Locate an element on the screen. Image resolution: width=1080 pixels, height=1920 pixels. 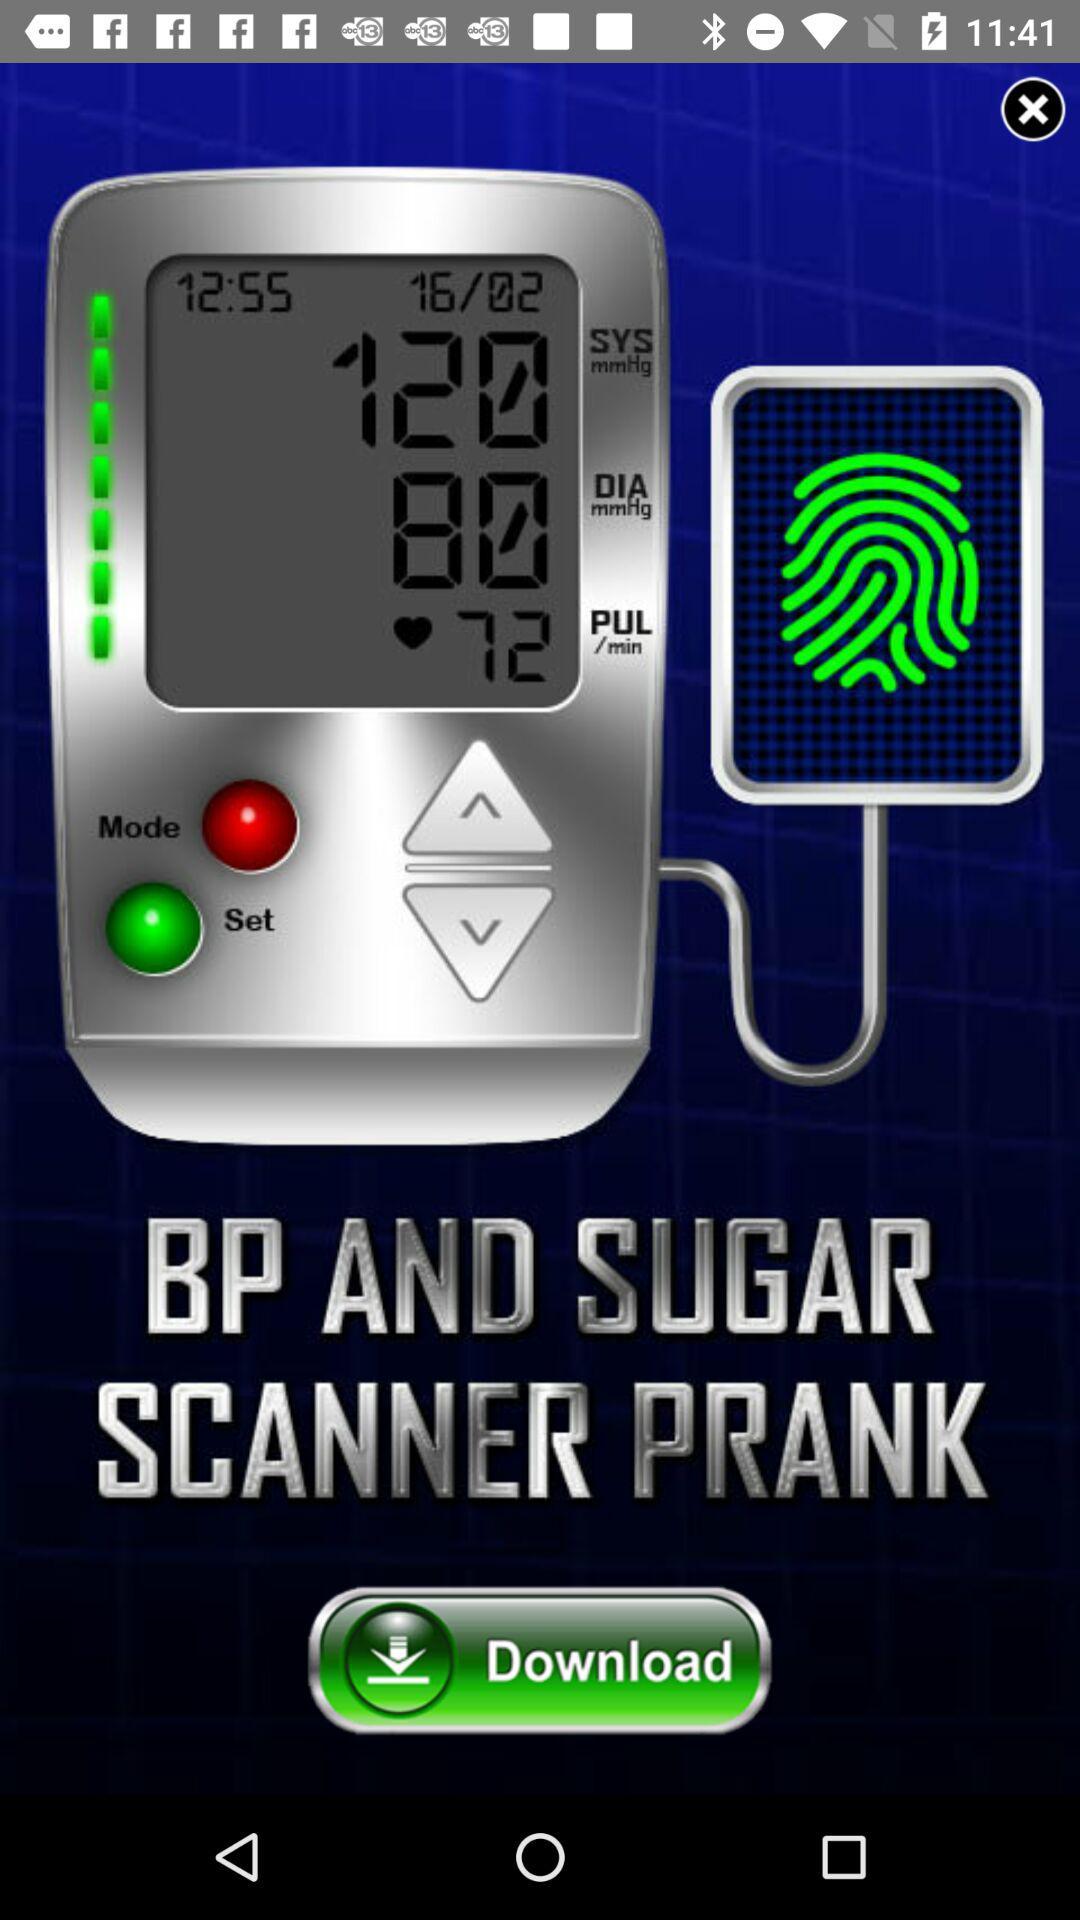
advertisement is located at coordinates (1033, 108).